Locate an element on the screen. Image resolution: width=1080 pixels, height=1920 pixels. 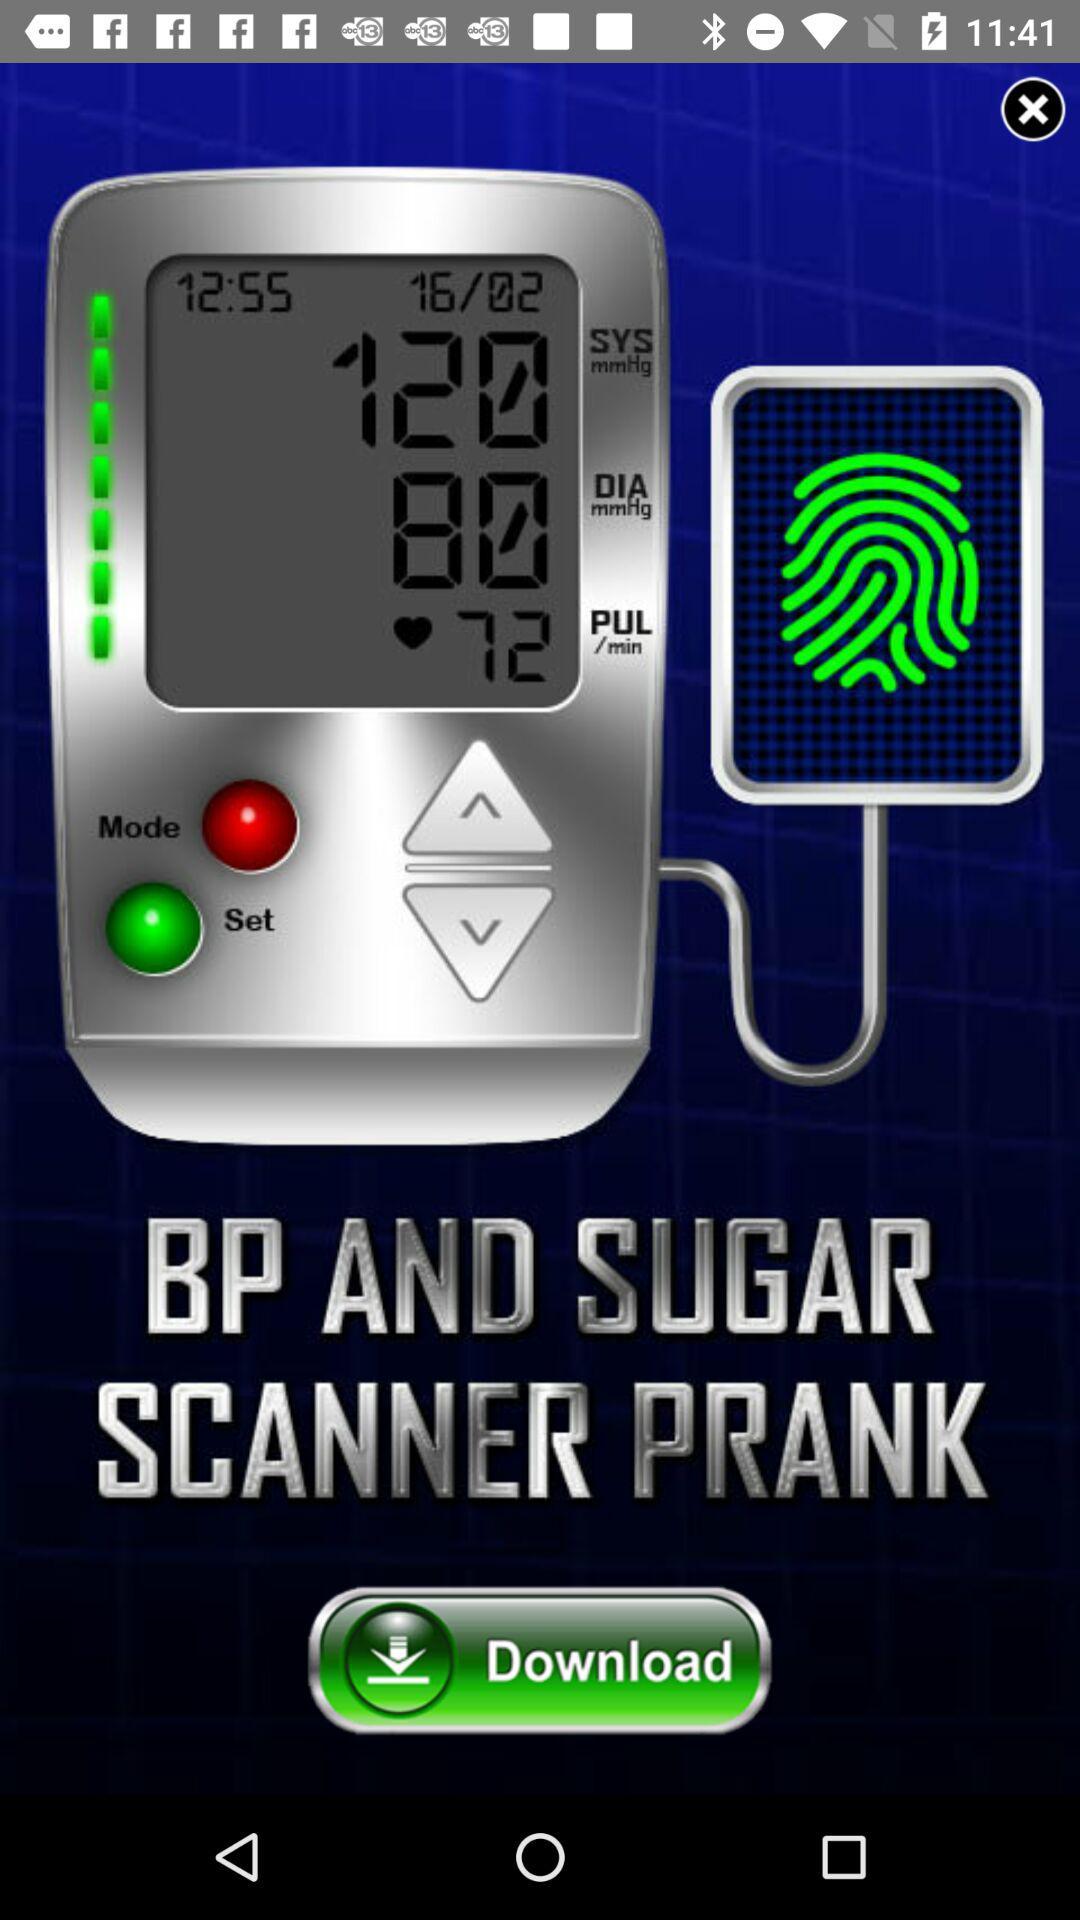
advertisement is located at coordinates (1033, 108).